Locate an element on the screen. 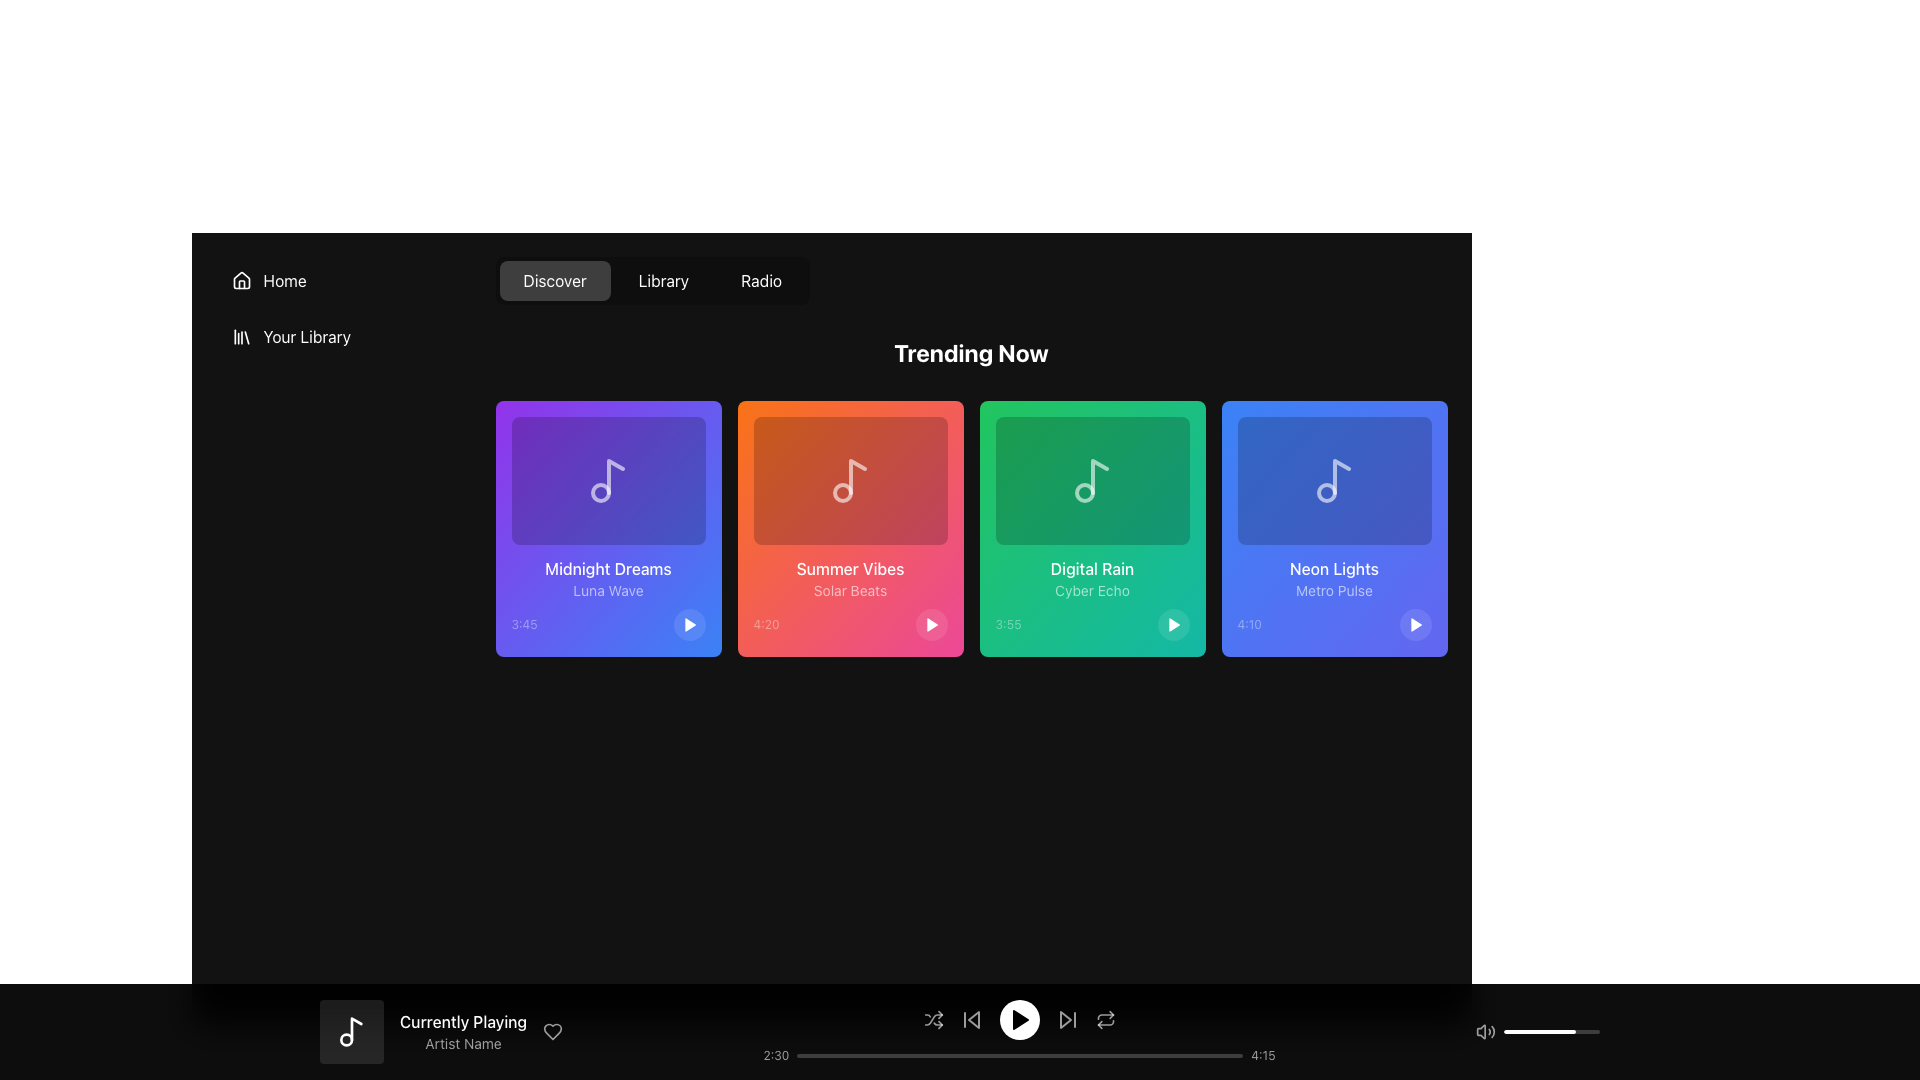  the 'Your Library' icon located in the left sidebar is located at coordinates (240, 335).